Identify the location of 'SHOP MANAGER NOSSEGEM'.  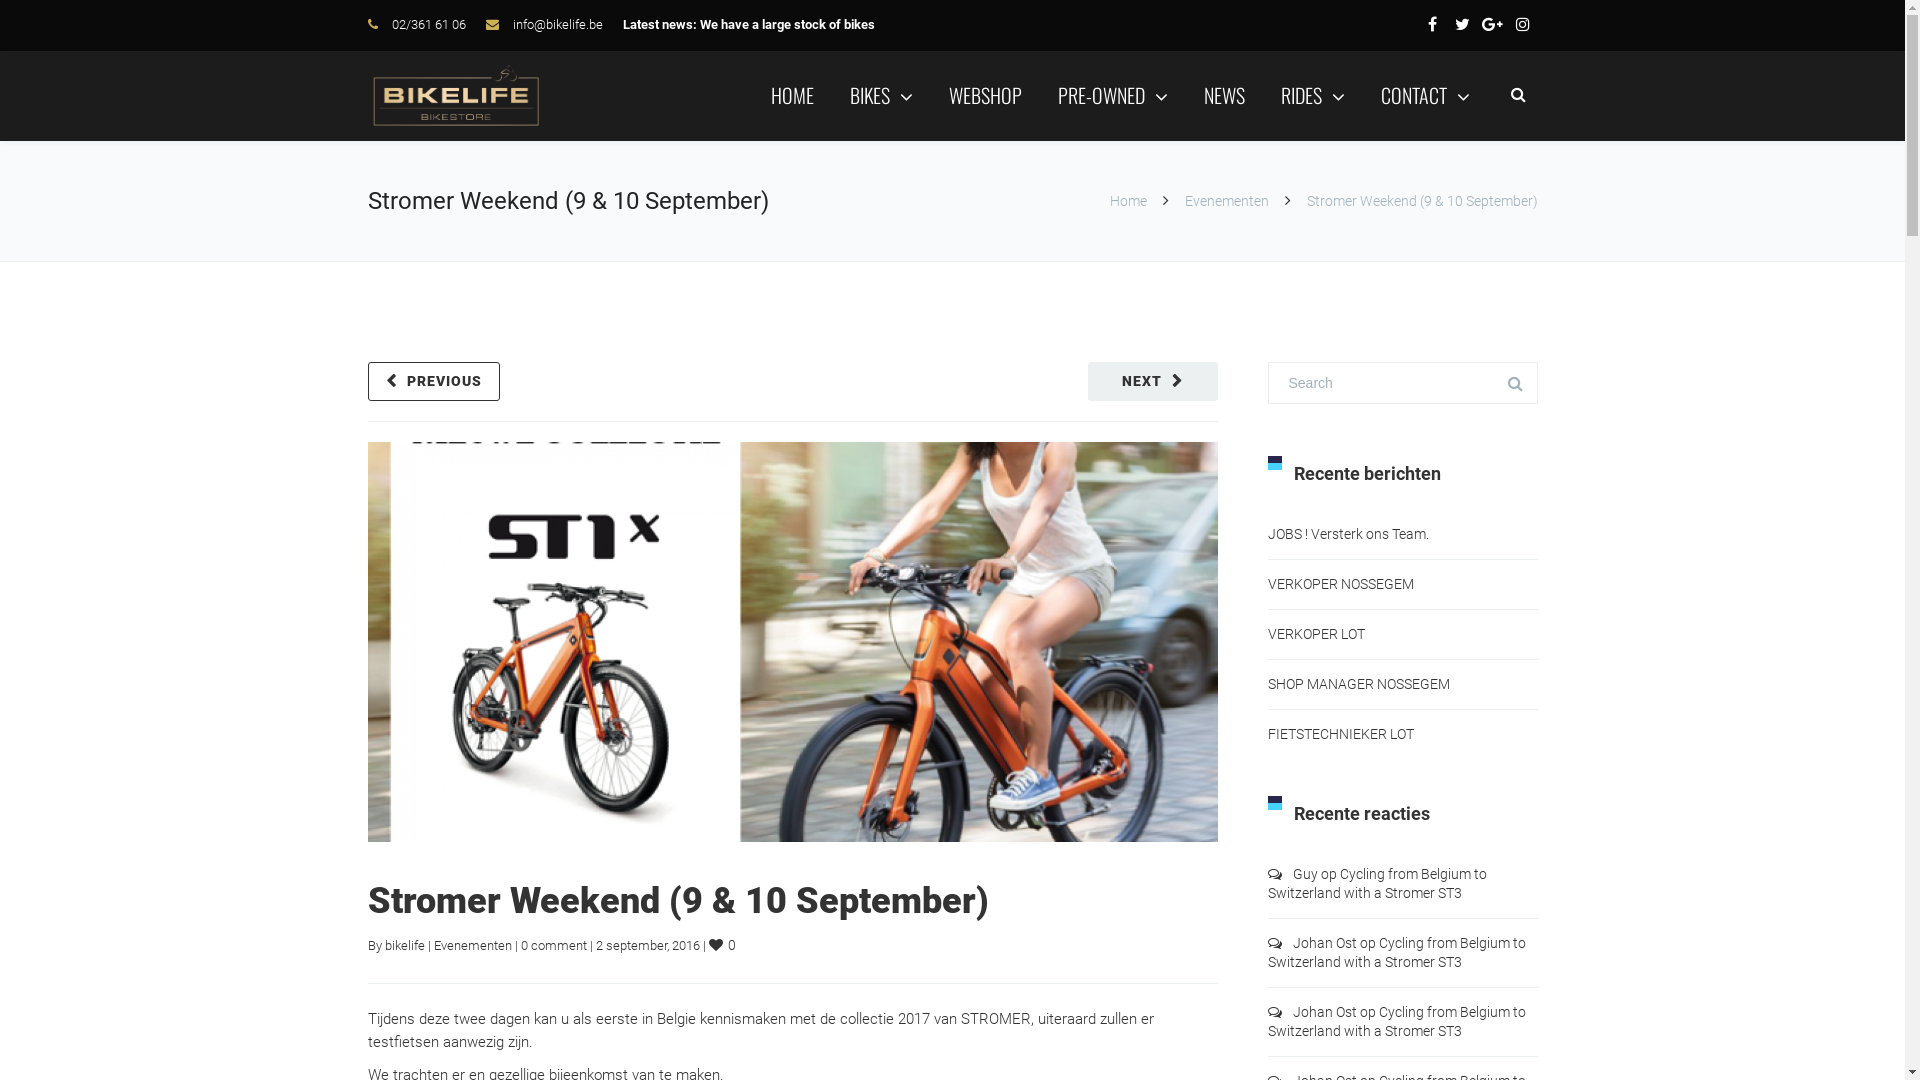
(1358, 682).